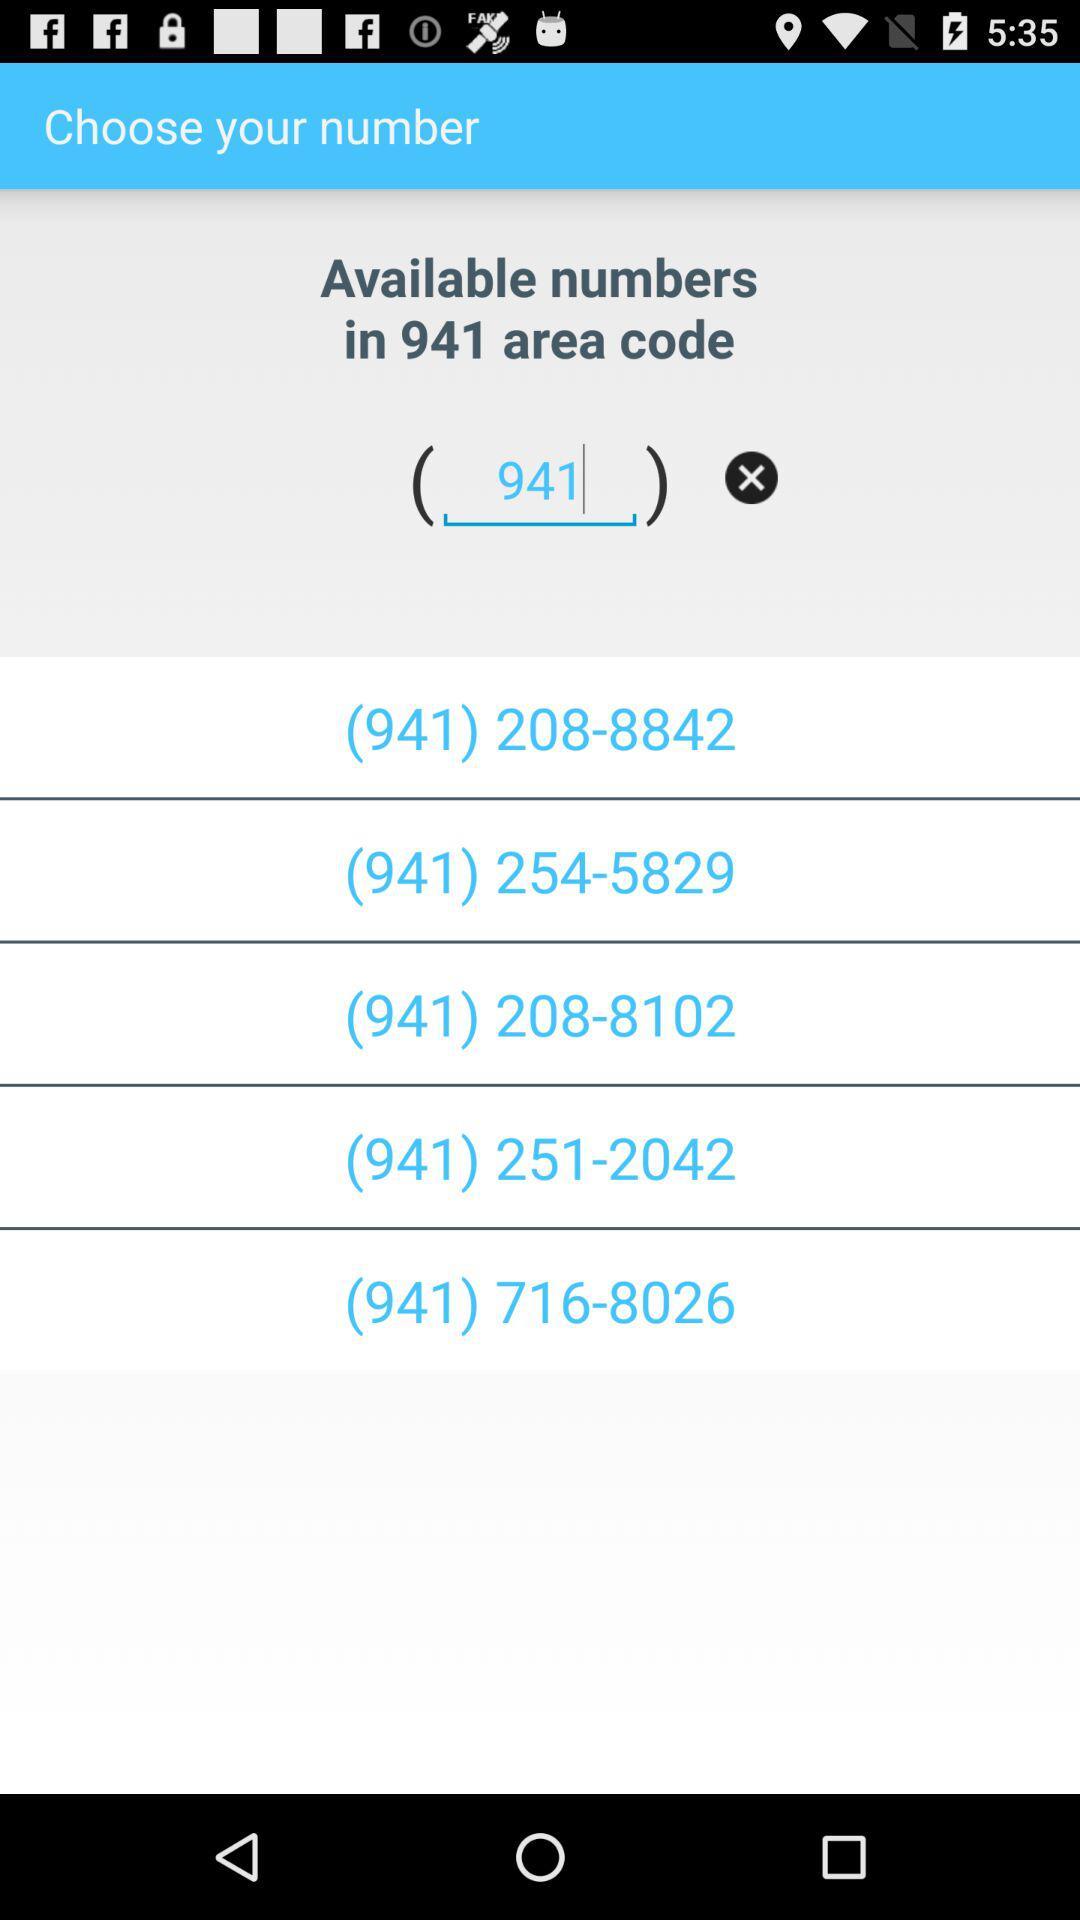 Image resolution: width=1080 pixels, height=1920 pixels. Describe the element at coordinates (751, 511) in the screenshot. I see `the close icon` at that location.